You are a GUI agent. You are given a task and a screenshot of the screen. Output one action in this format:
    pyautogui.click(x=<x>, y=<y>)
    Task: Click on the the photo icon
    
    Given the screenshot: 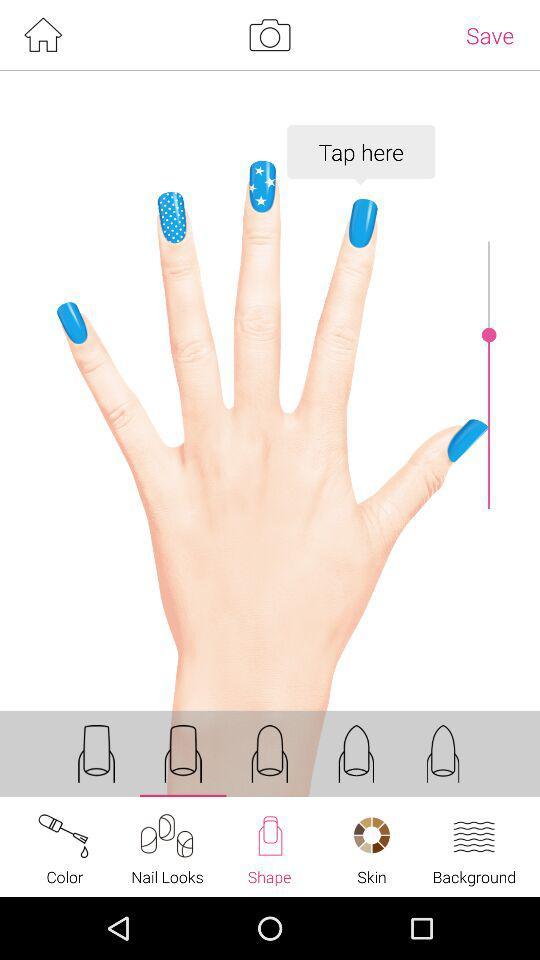 What is the action you would take?
    pyautogui.click(x=269, y=36)
    